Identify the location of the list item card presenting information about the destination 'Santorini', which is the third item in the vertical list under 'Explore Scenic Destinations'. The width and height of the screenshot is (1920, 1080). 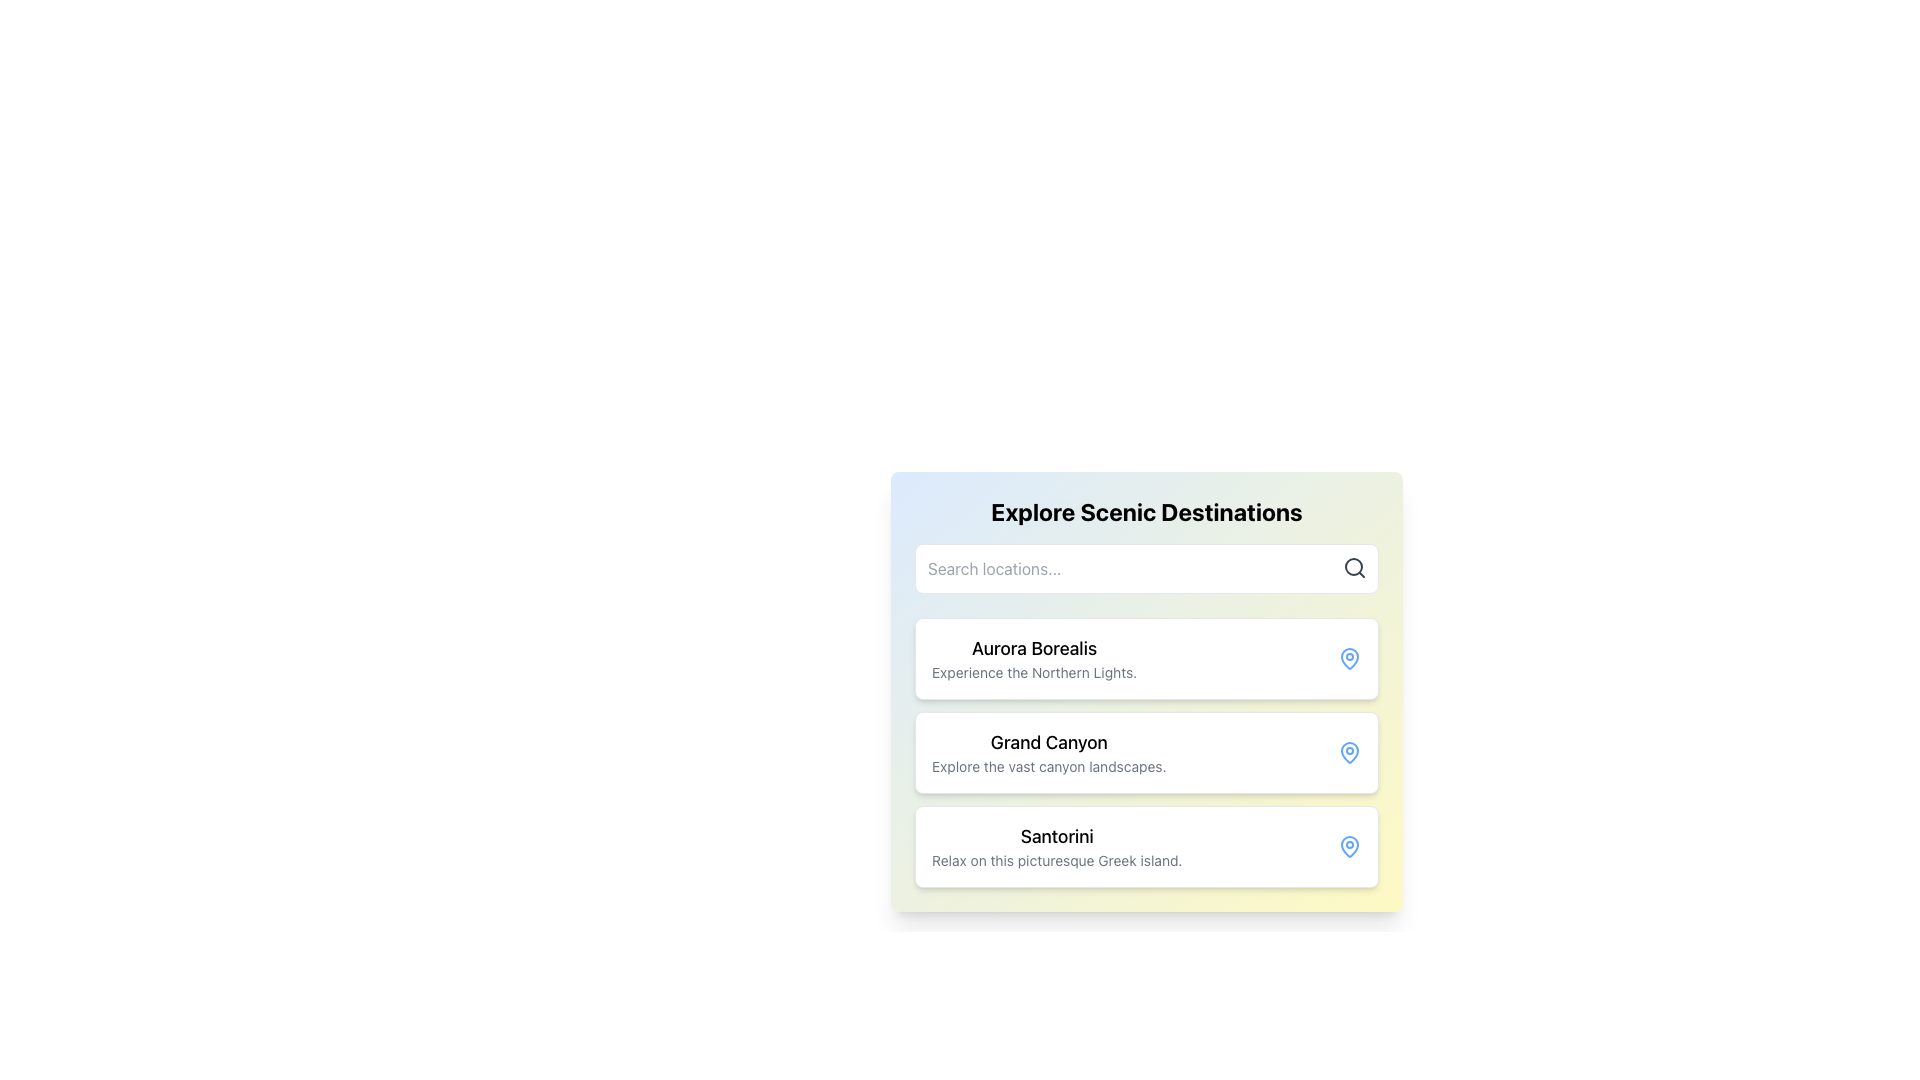
(1147, 847).